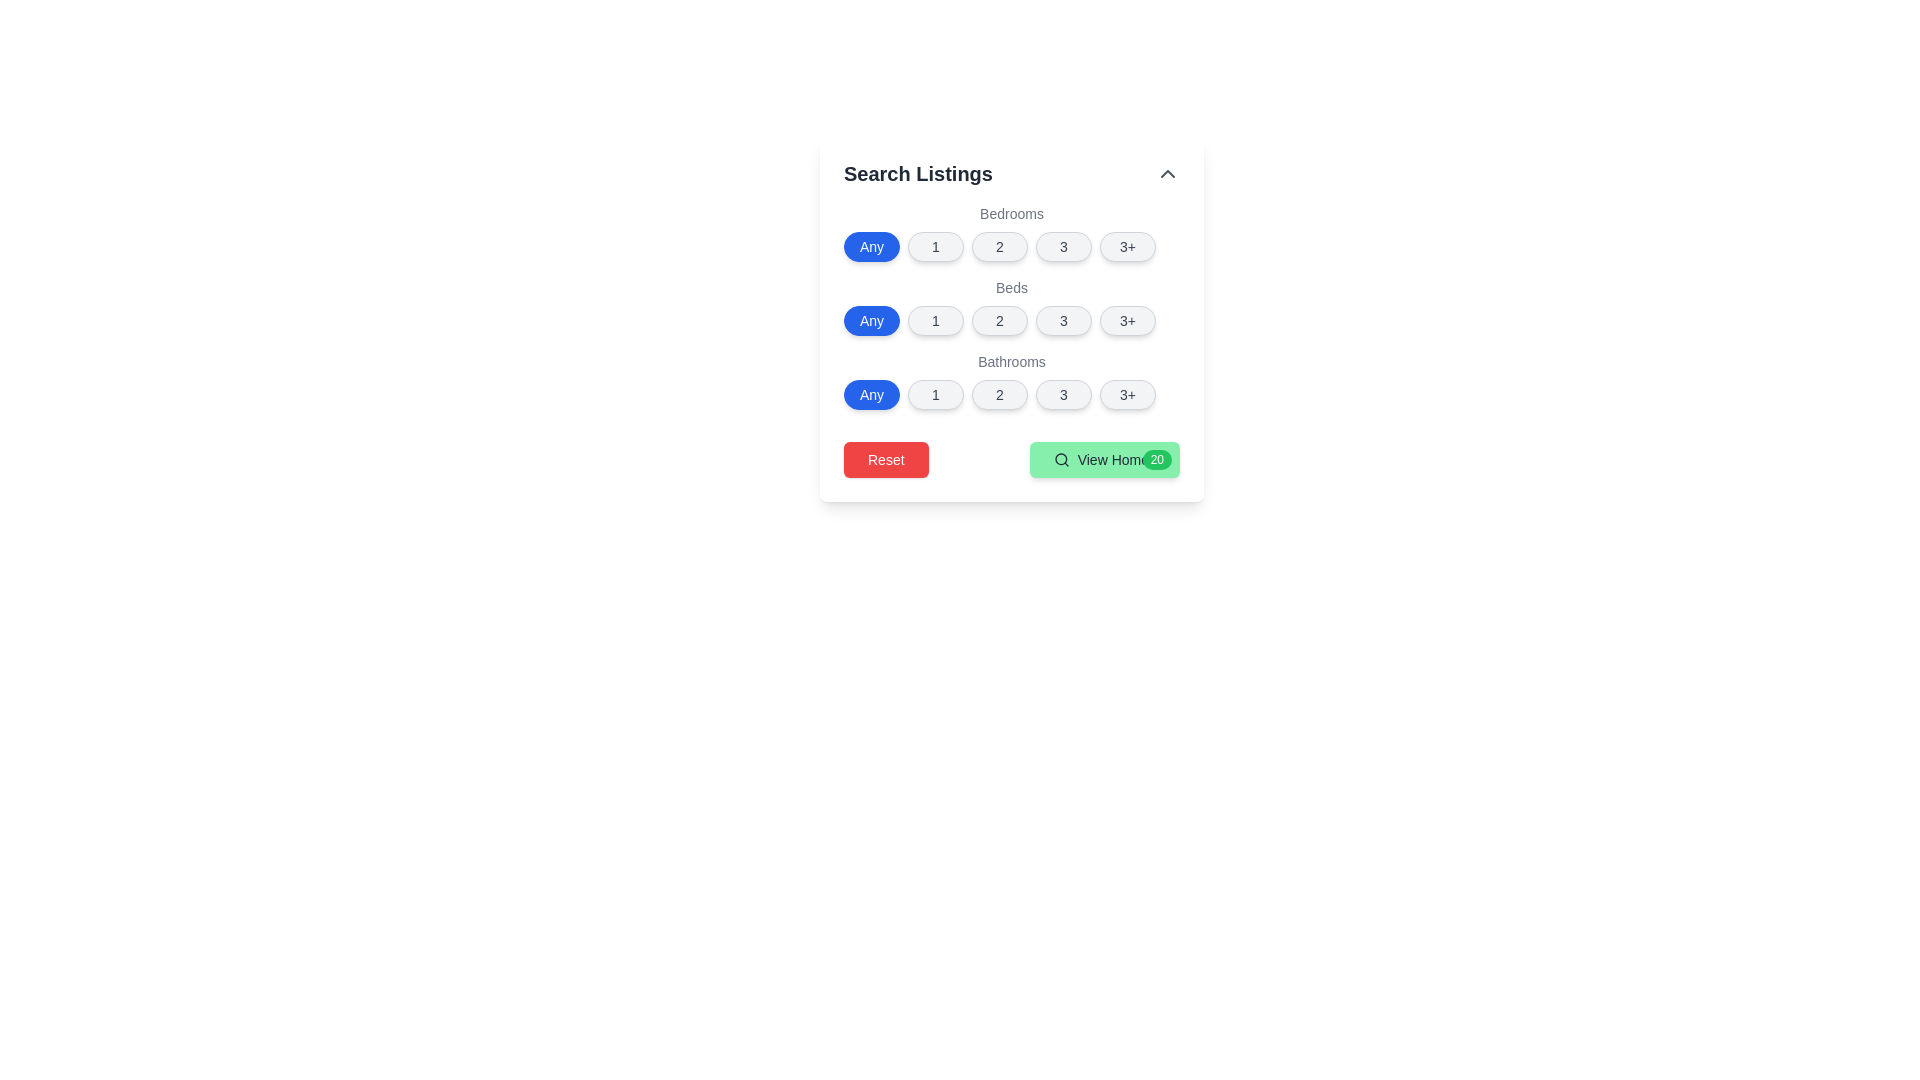  I want to click on the filter button for the 'Beds' category, so click(935, 319).